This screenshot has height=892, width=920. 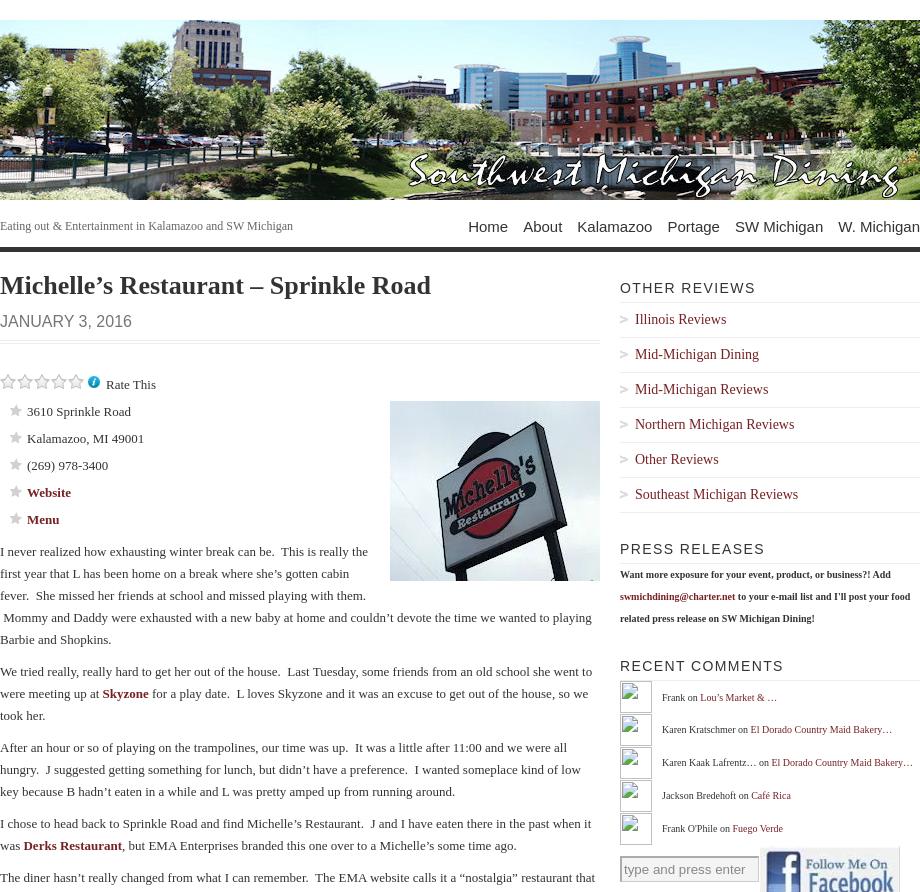 I want to click on 'to your e-mail list and I'll post your food related press release on SW Michigan Dining!', so click(x=618, y=606).